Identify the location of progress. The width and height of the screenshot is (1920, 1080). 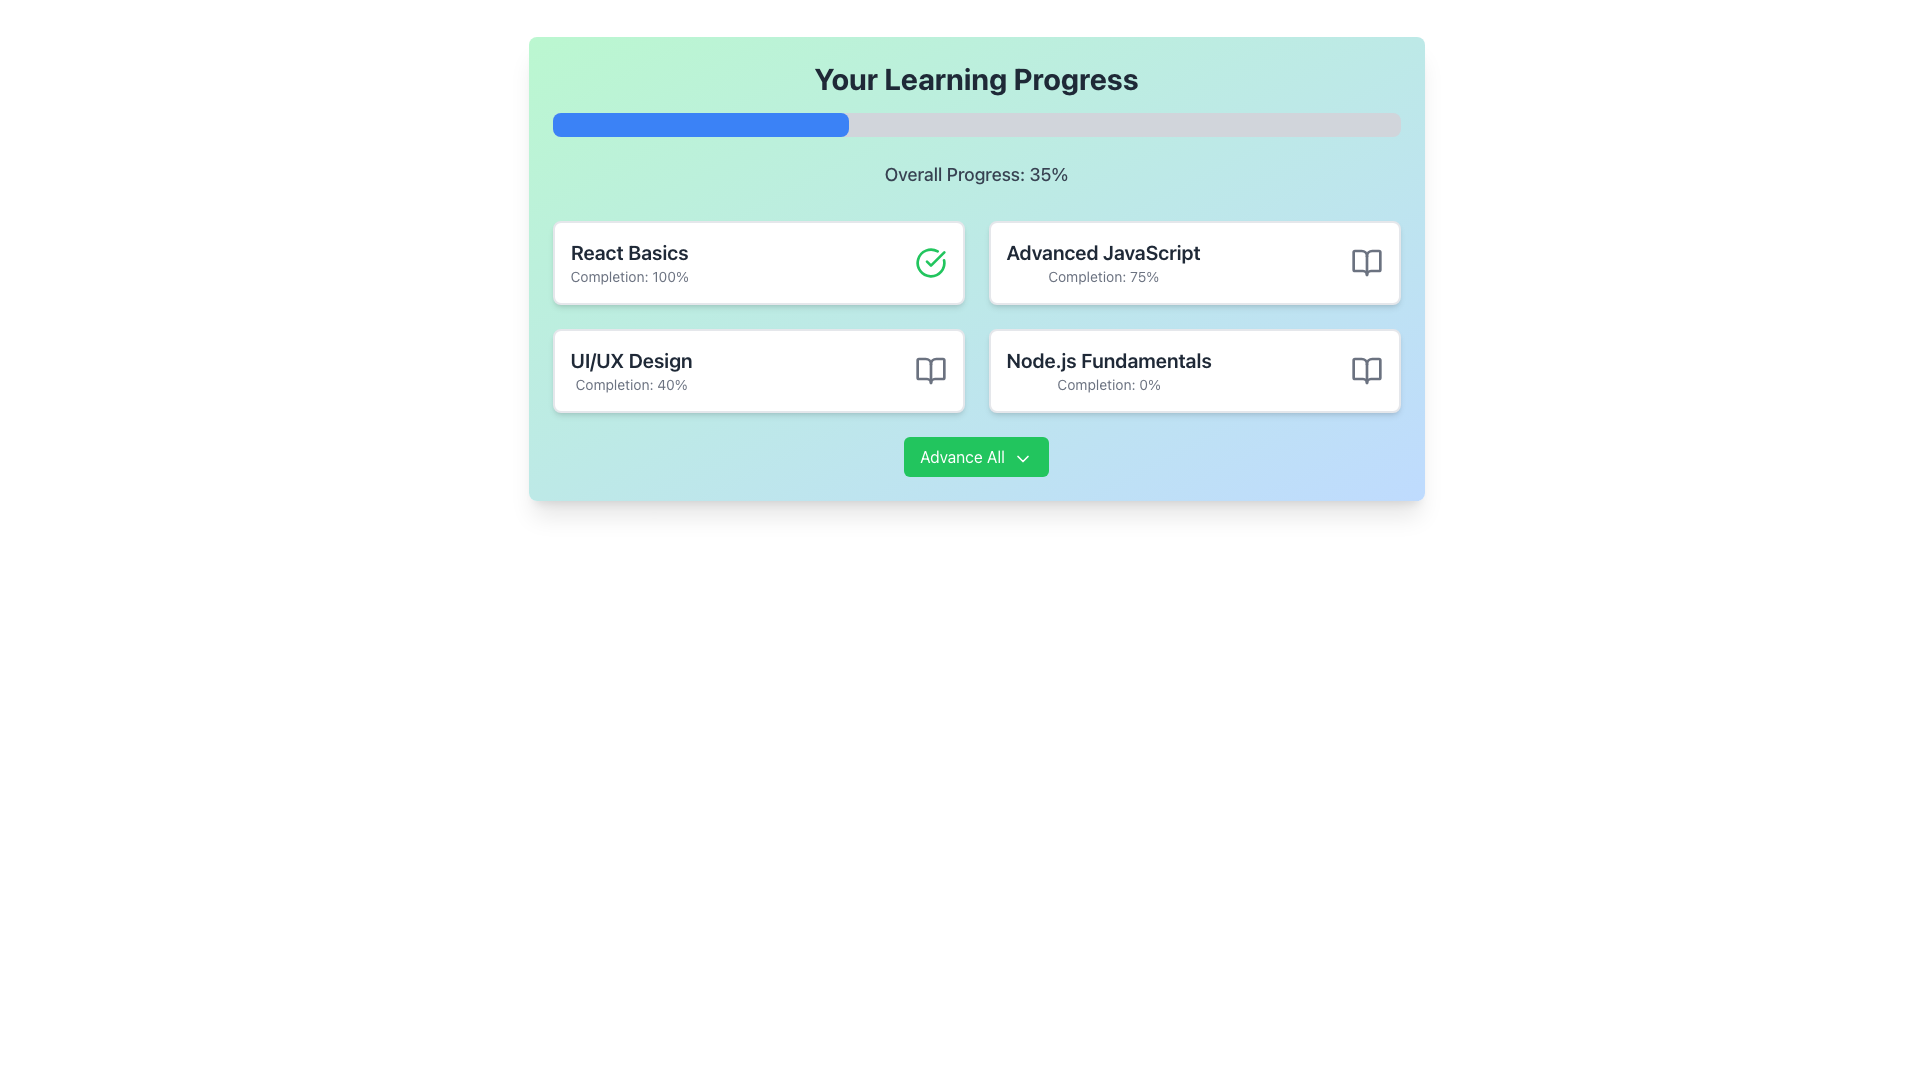
(713, 124).